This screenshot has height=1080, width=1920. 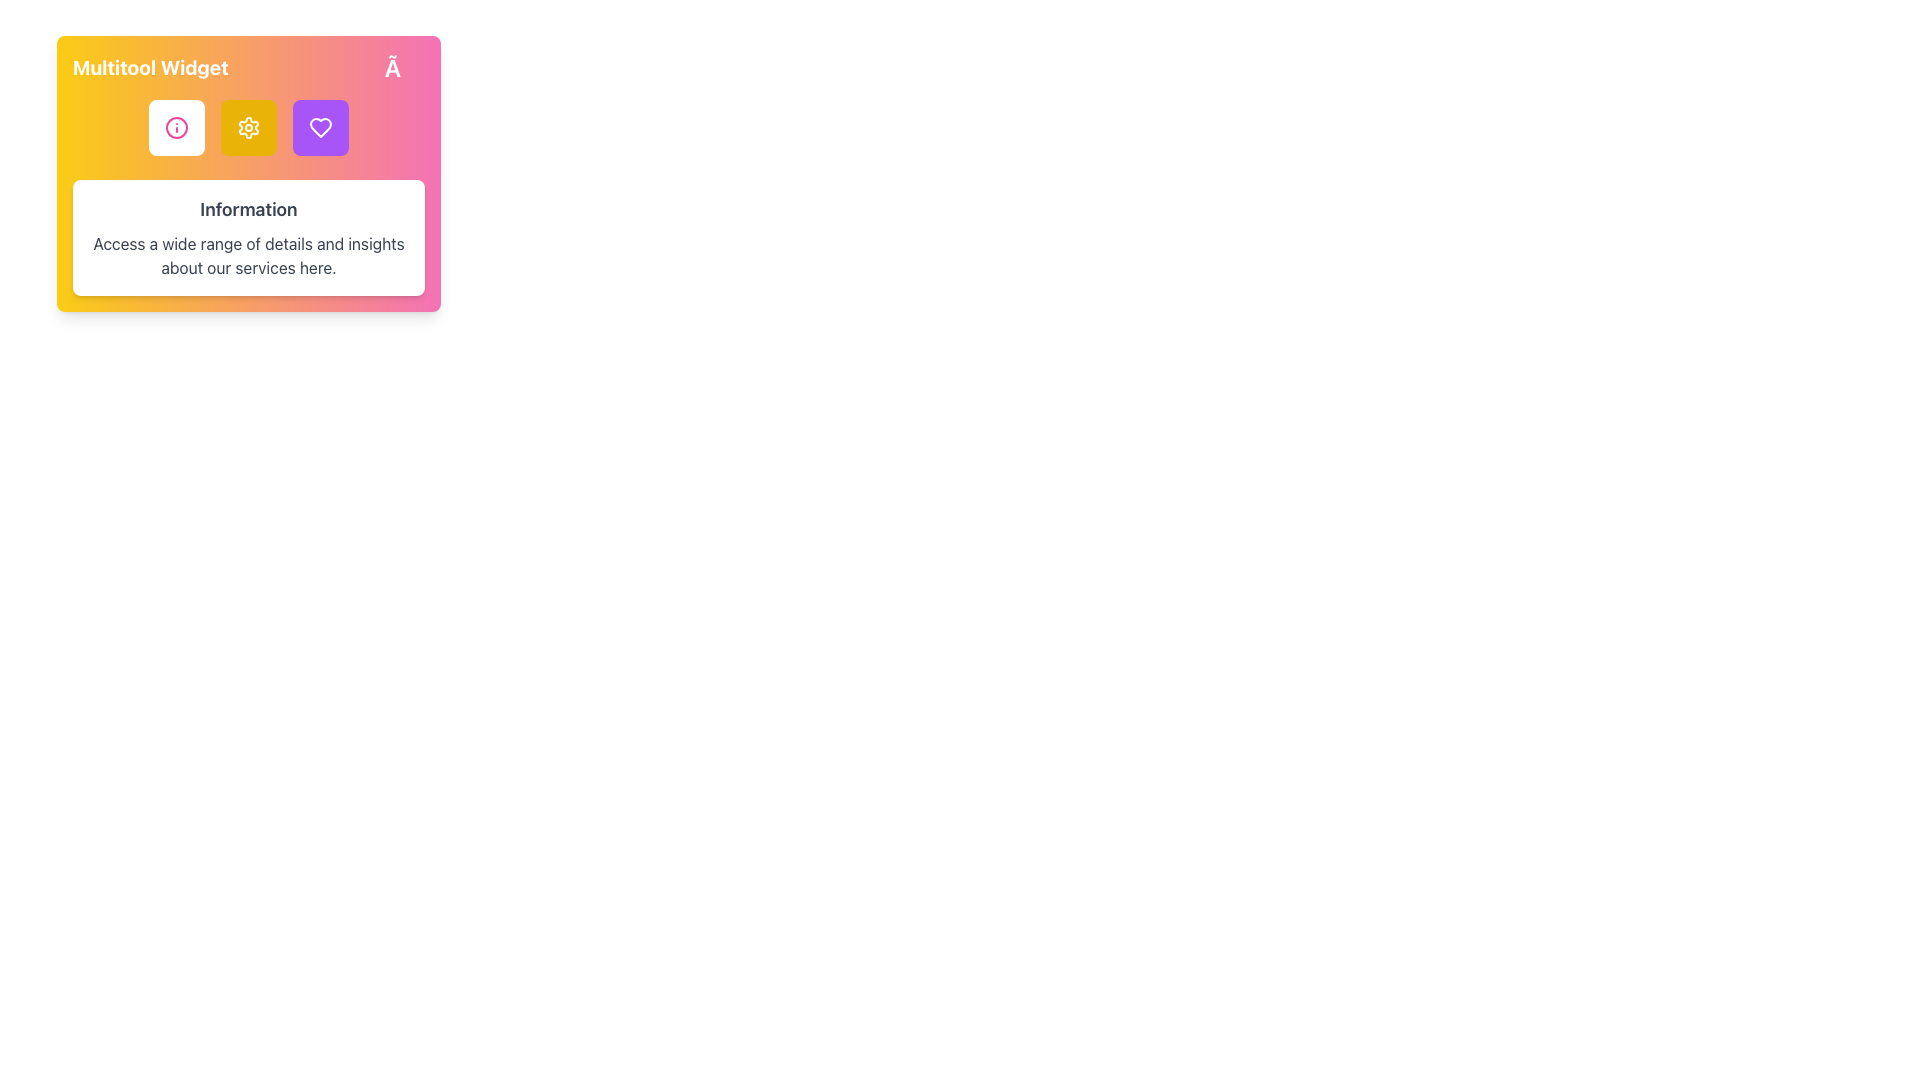 What do you see at coordinates (248, 127) in the screenshot?
I see `the gear-shaped icon located in the center of the yellow circular button, which is the second button from the left in a horizontal row of three buttons within the Multitool Widget card` at bounding box center [248, 127].